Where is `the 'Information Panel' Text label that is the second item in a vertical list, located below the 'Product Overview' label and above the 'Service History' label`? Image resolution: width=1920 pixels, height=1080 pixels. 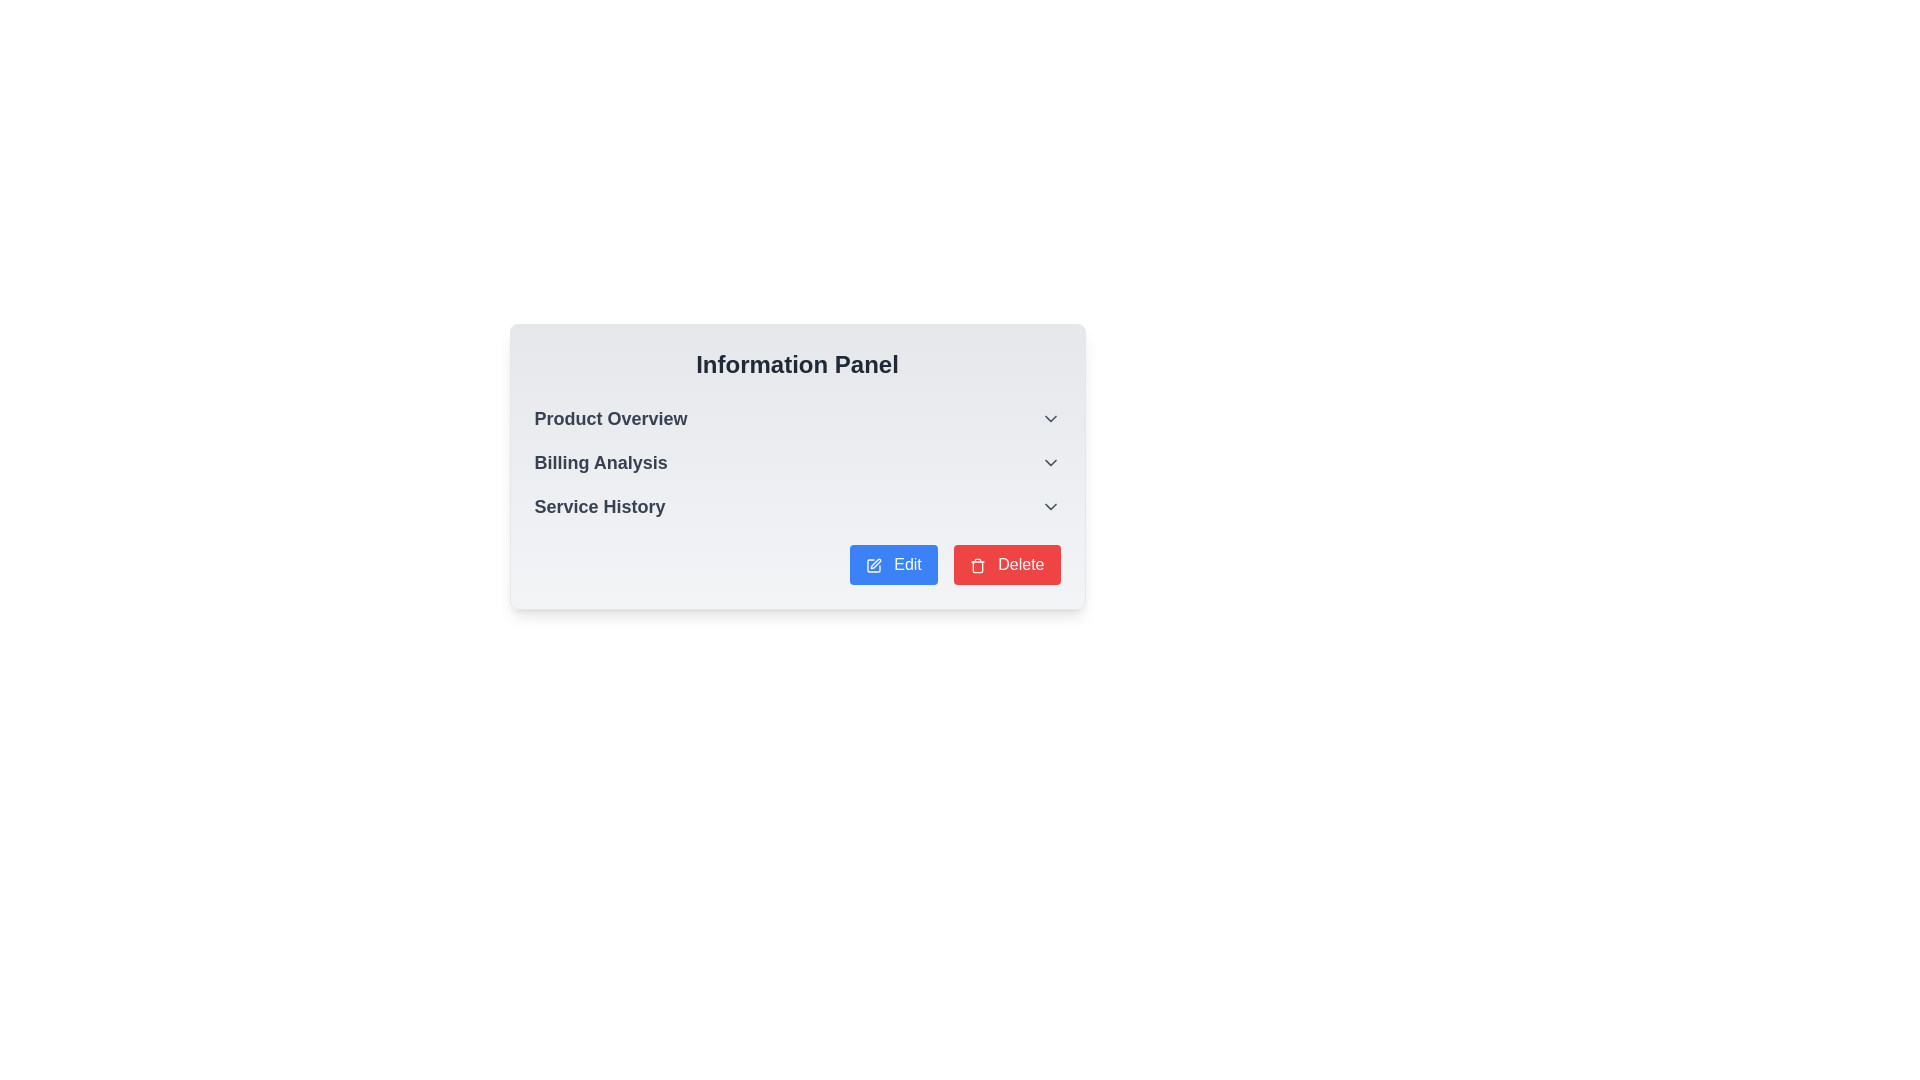
the 'Information Panel' Text label that is the second item in a vertical list, located below the 'Product Overview' label and above the 'Service History' label is located at coordinates (600, 462).